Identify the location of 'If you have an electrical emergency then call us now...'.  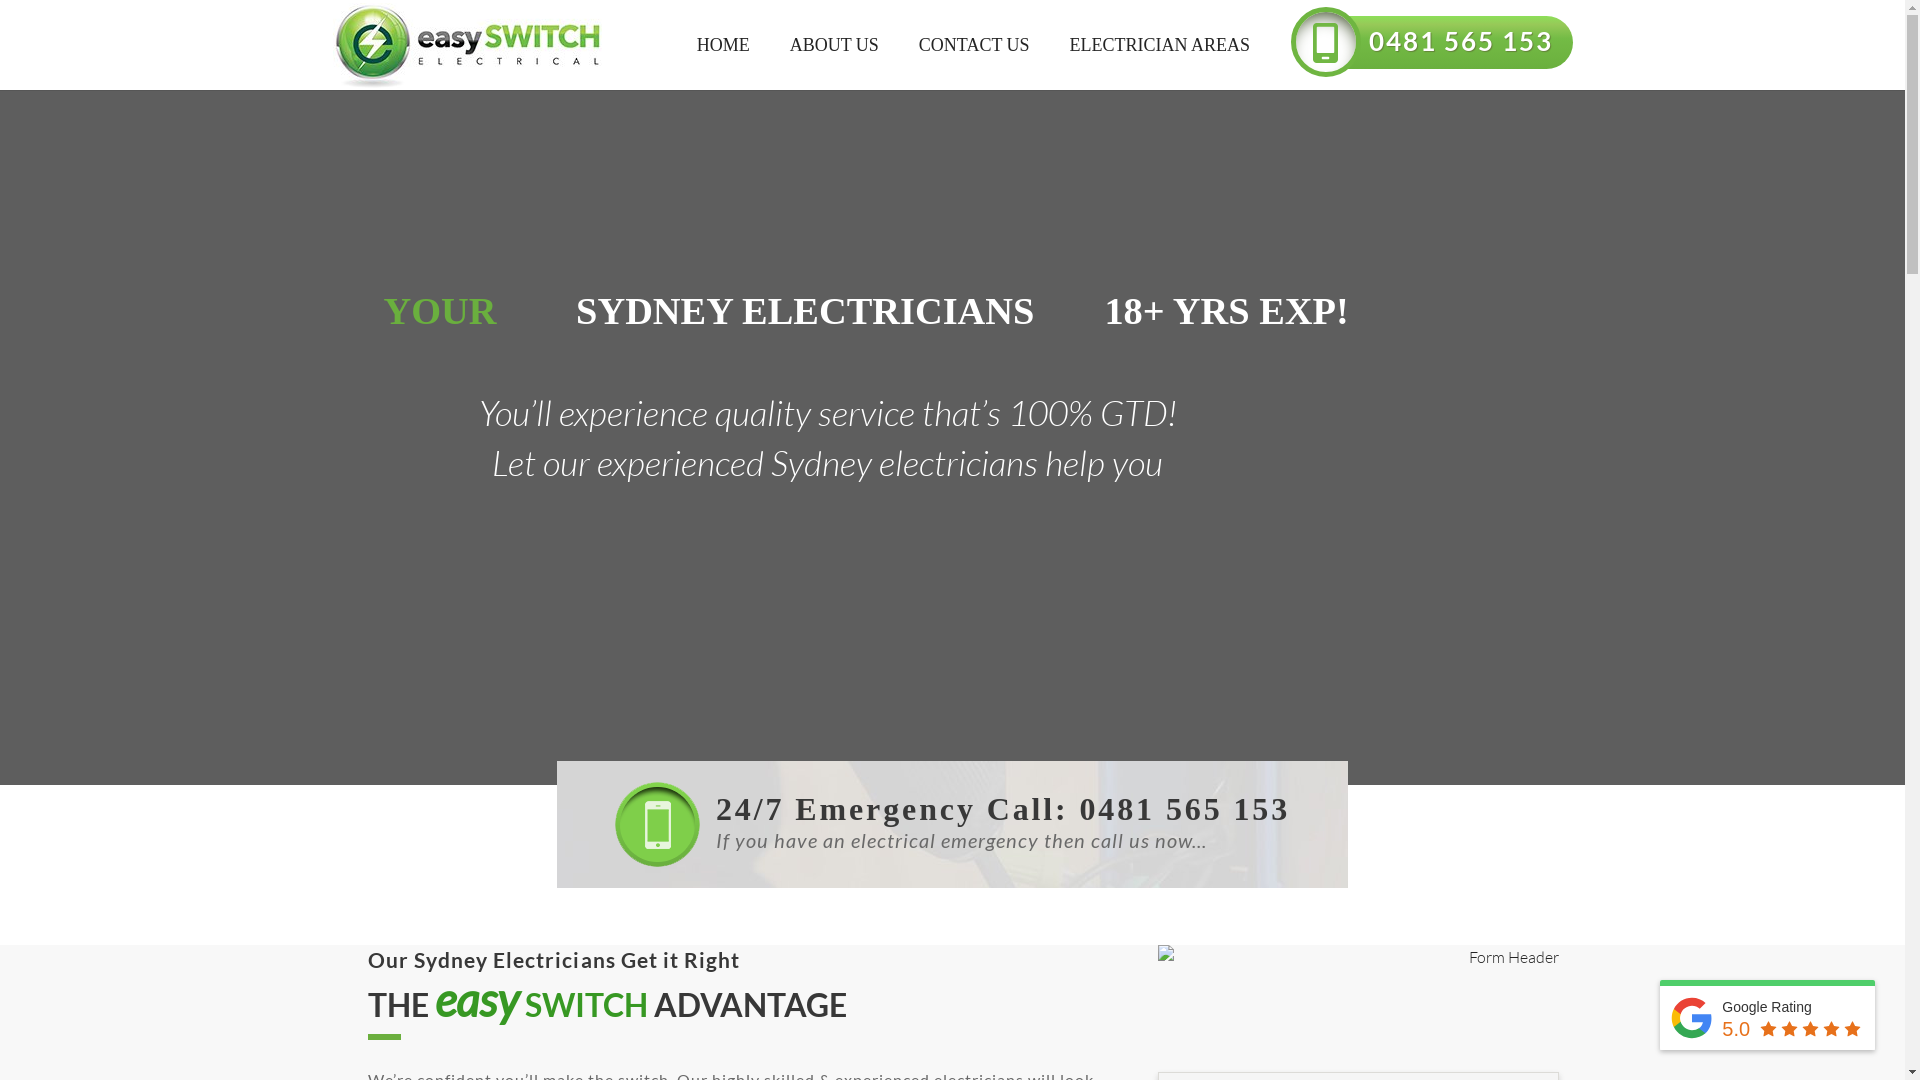
(951, 852).